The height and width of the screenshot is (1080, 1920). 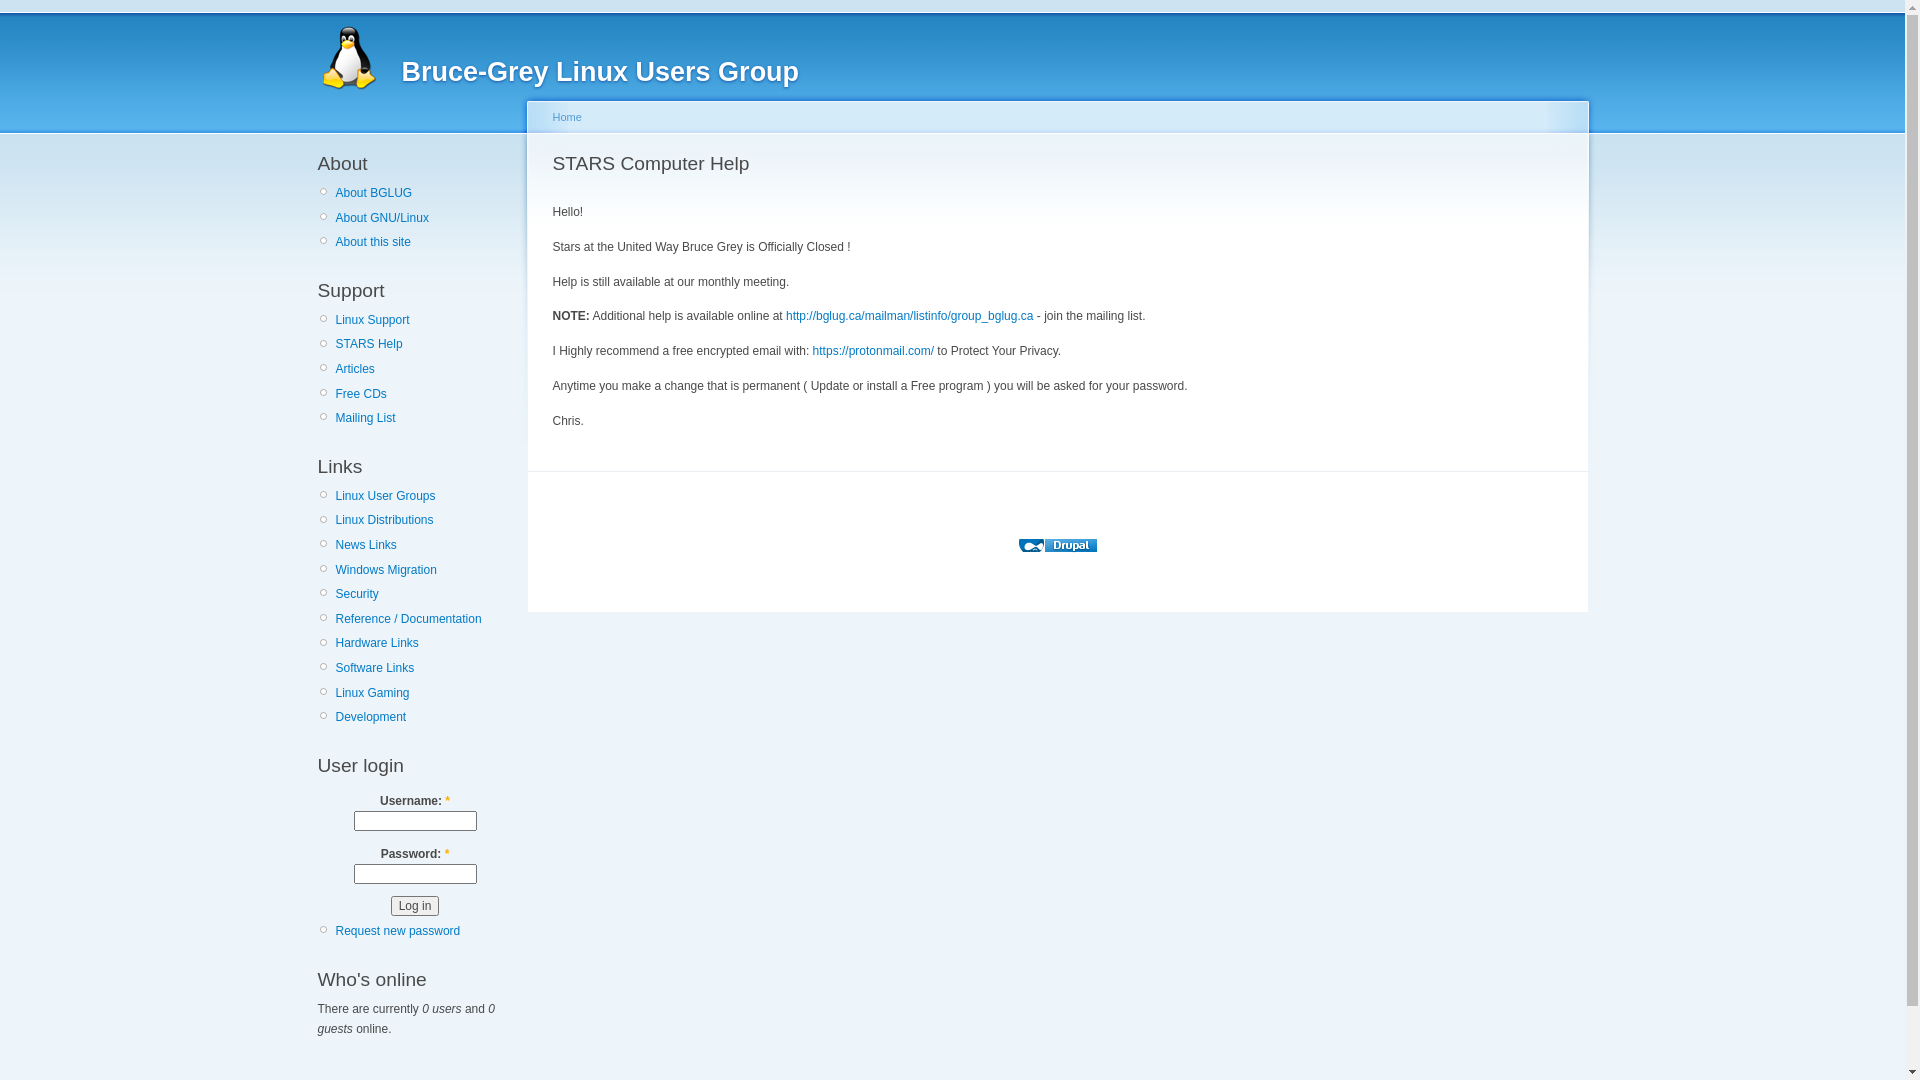 I want to click on 'Home', so click(x=565, y=116).